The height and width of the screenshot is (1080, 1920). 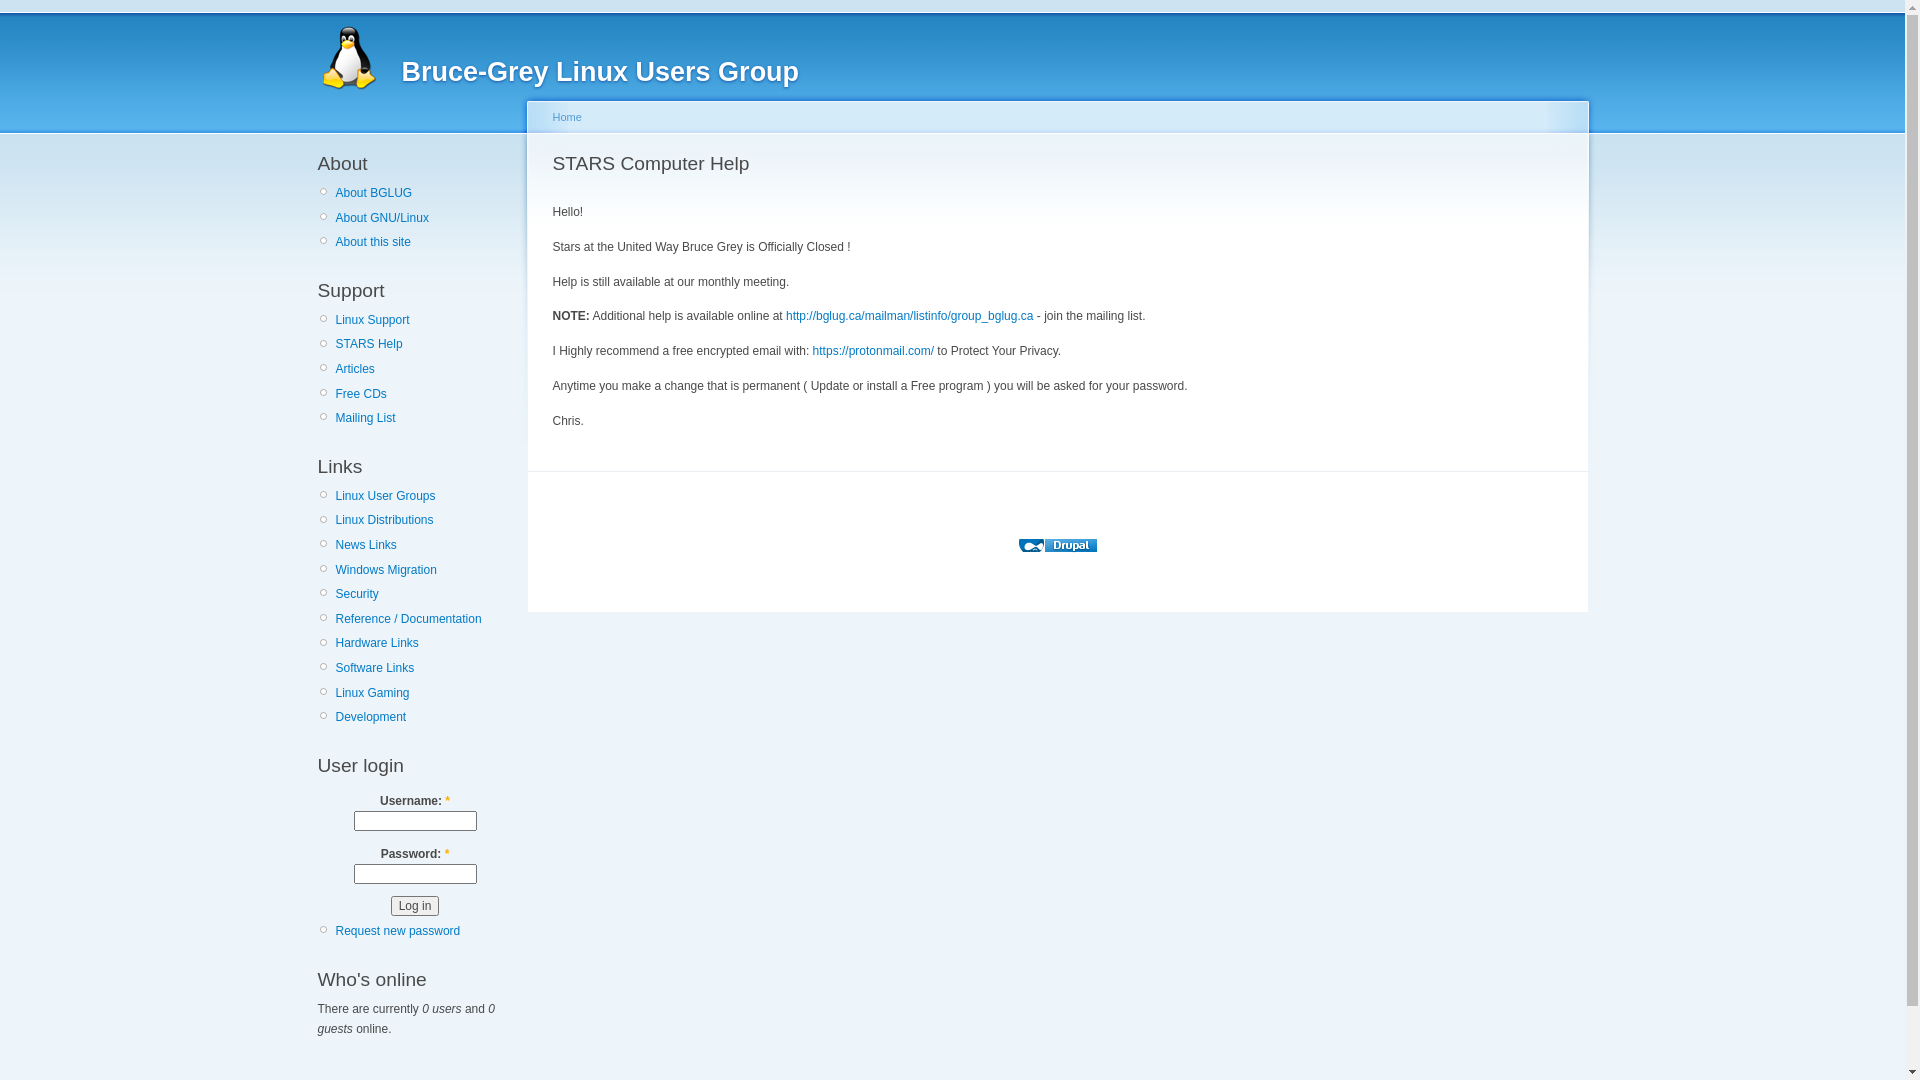 I want to click on 'Home', so click(x=565, y=116).